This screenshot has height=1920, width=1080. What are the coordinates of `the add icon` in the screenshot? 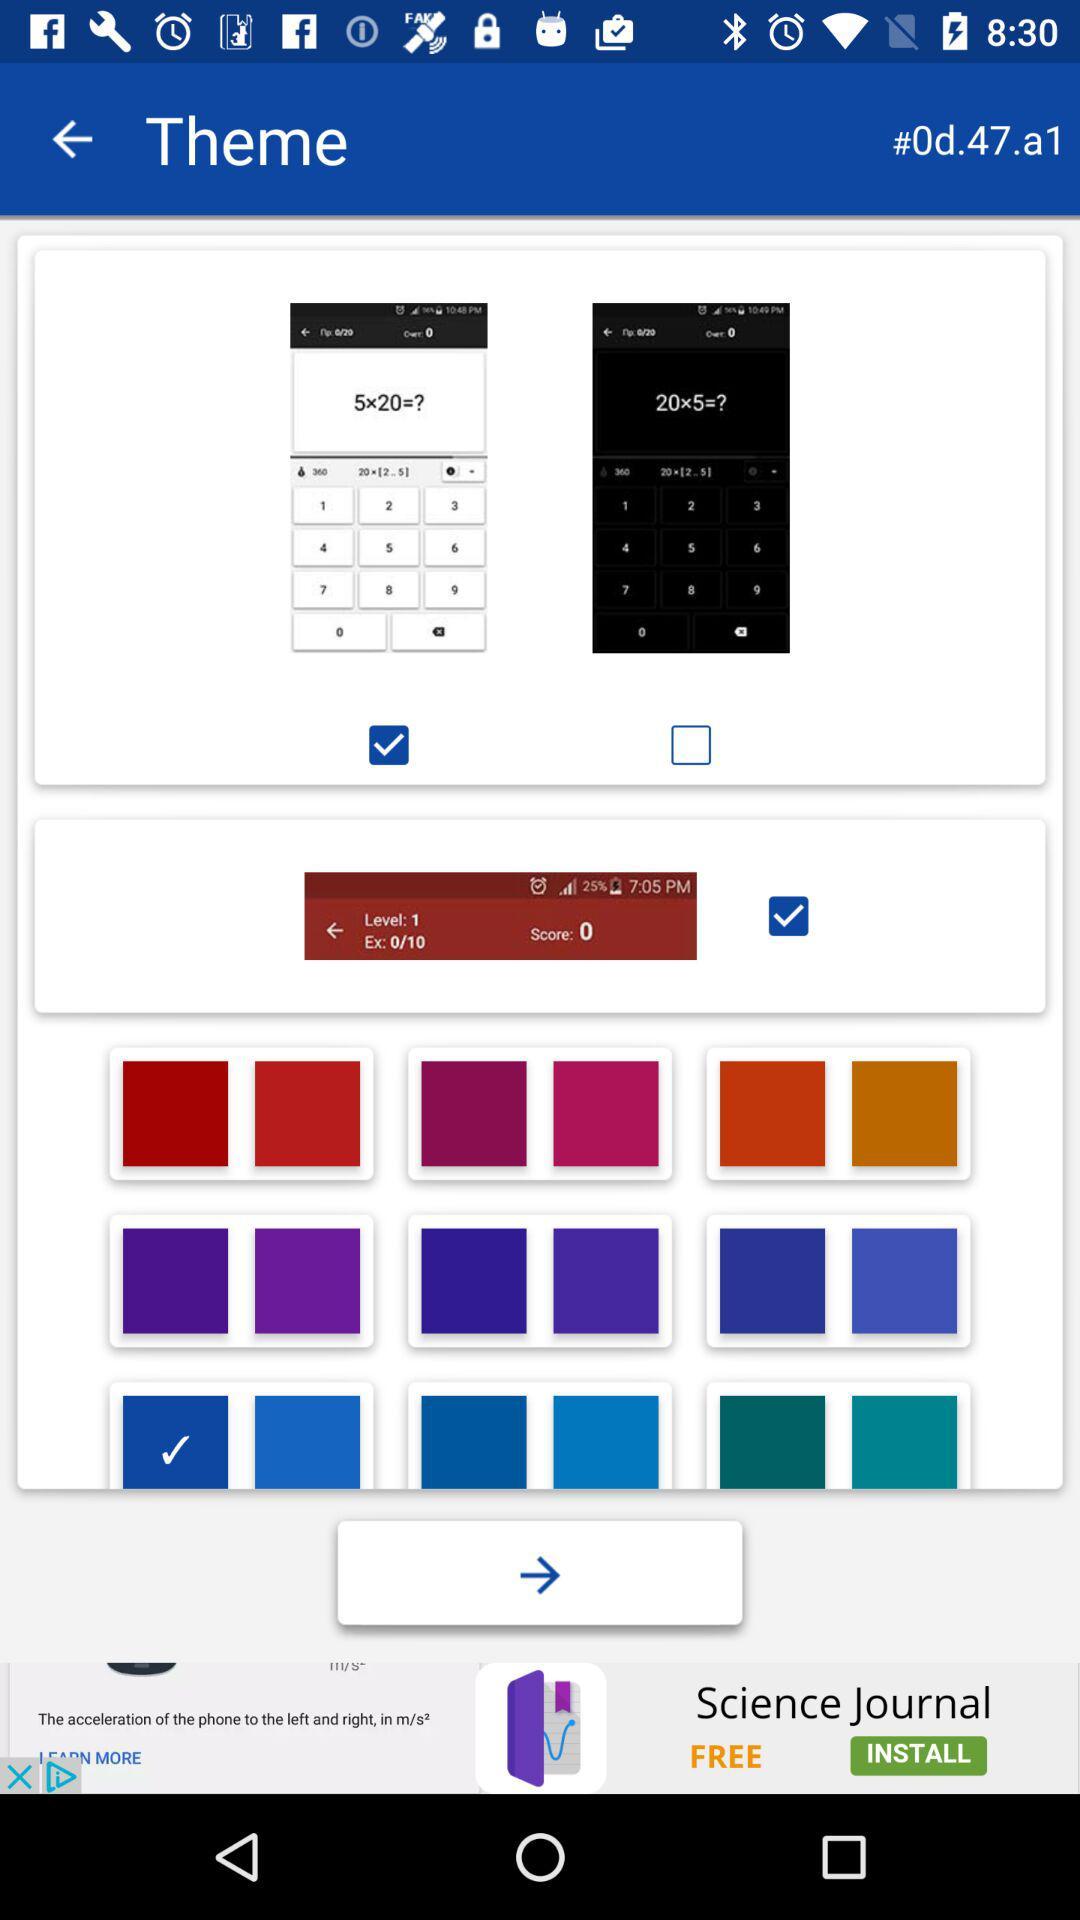 It's located at (540, 1574).